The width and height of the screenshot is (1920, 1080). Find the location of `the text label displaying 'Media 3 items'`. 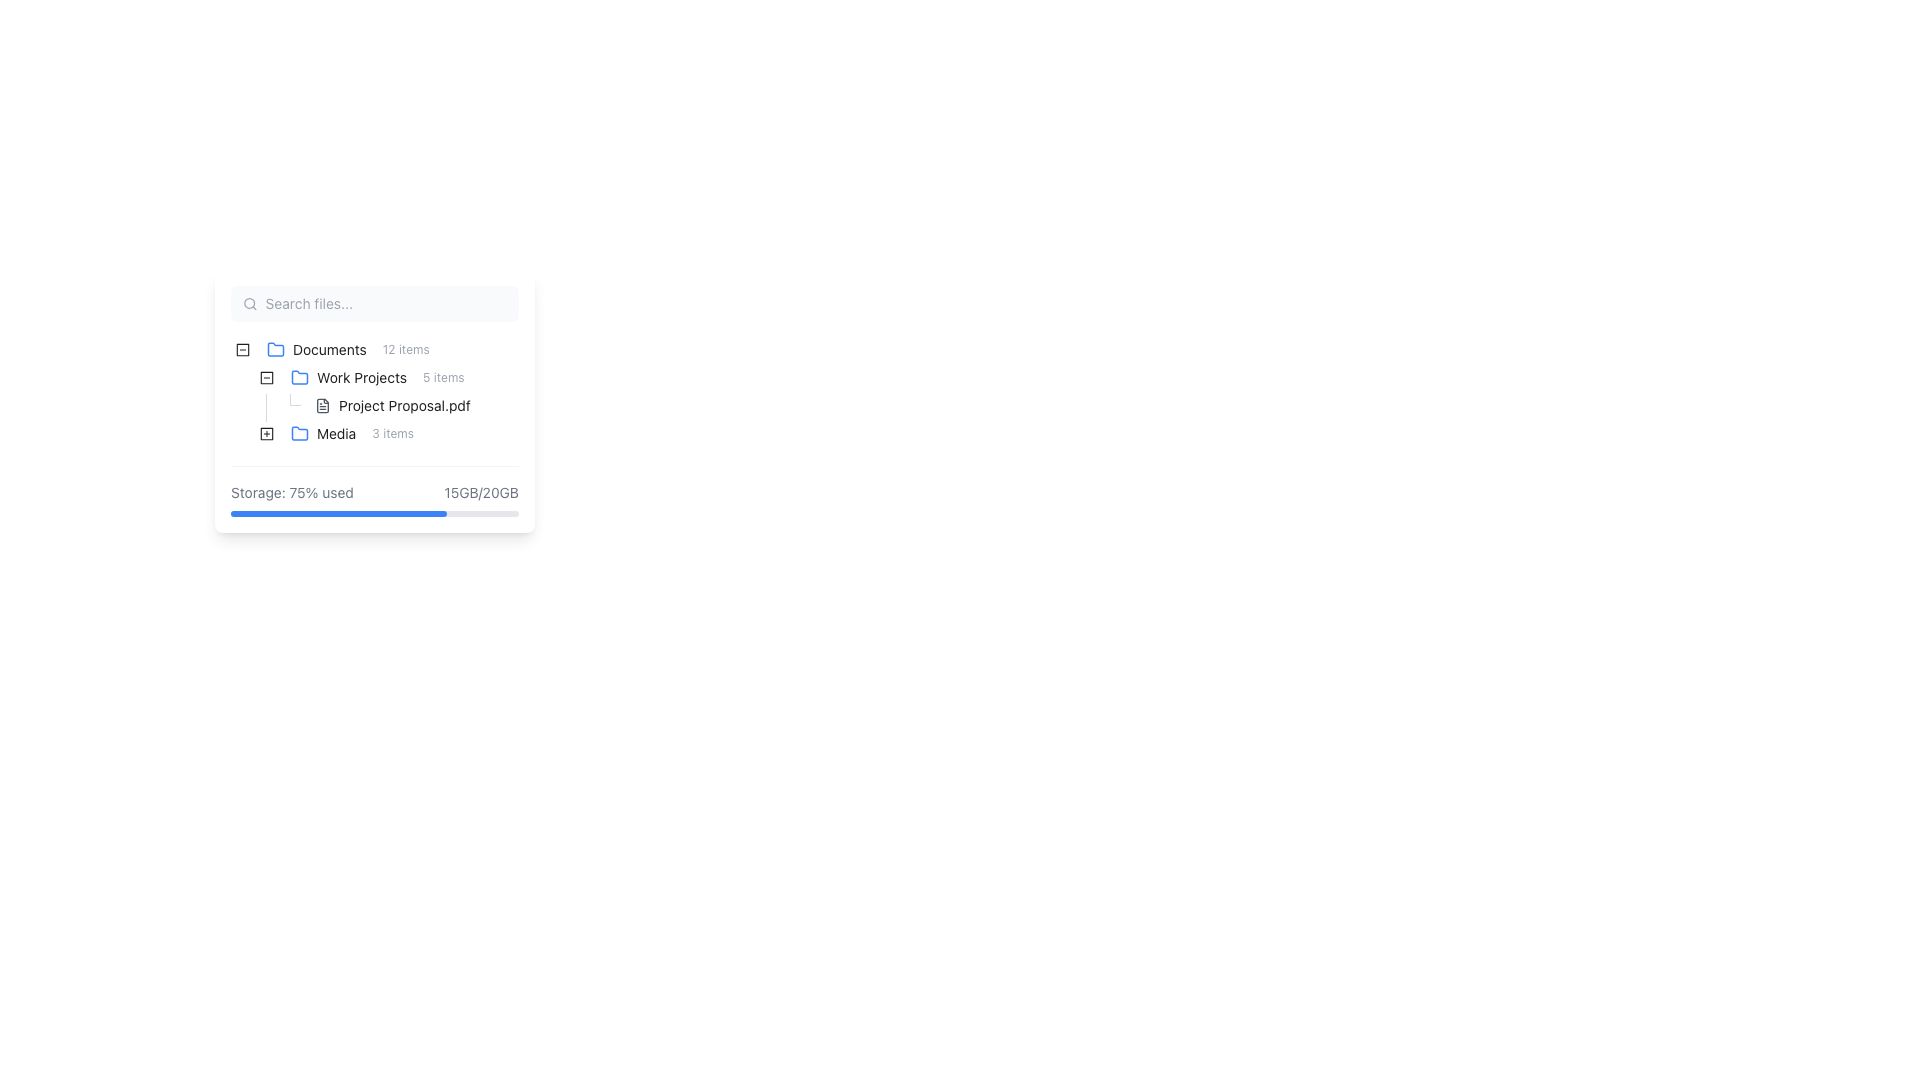

the text label displaying 'Media 3 items' is located at coordinates (352, 433).